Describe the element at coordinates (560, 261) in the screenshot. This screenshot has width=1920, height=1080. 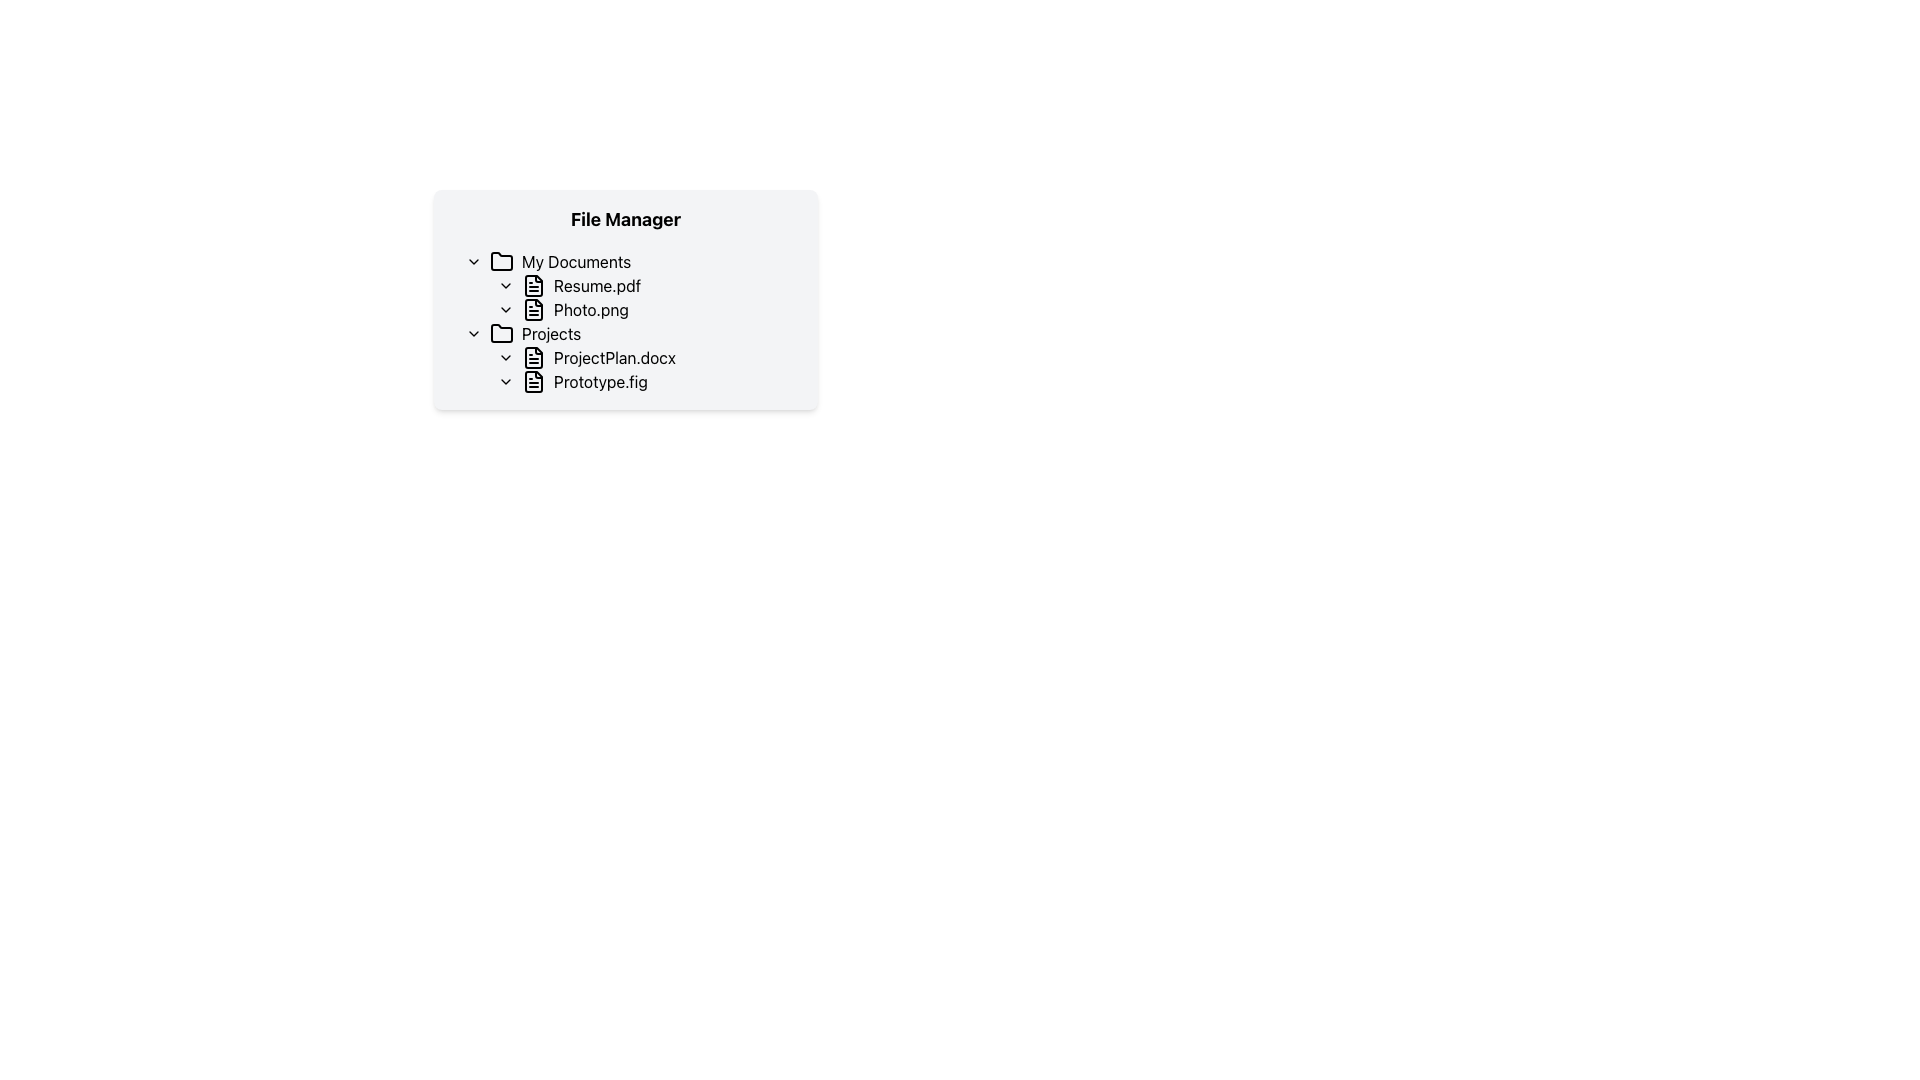
I see `the 'My Documents' folder` at that location.